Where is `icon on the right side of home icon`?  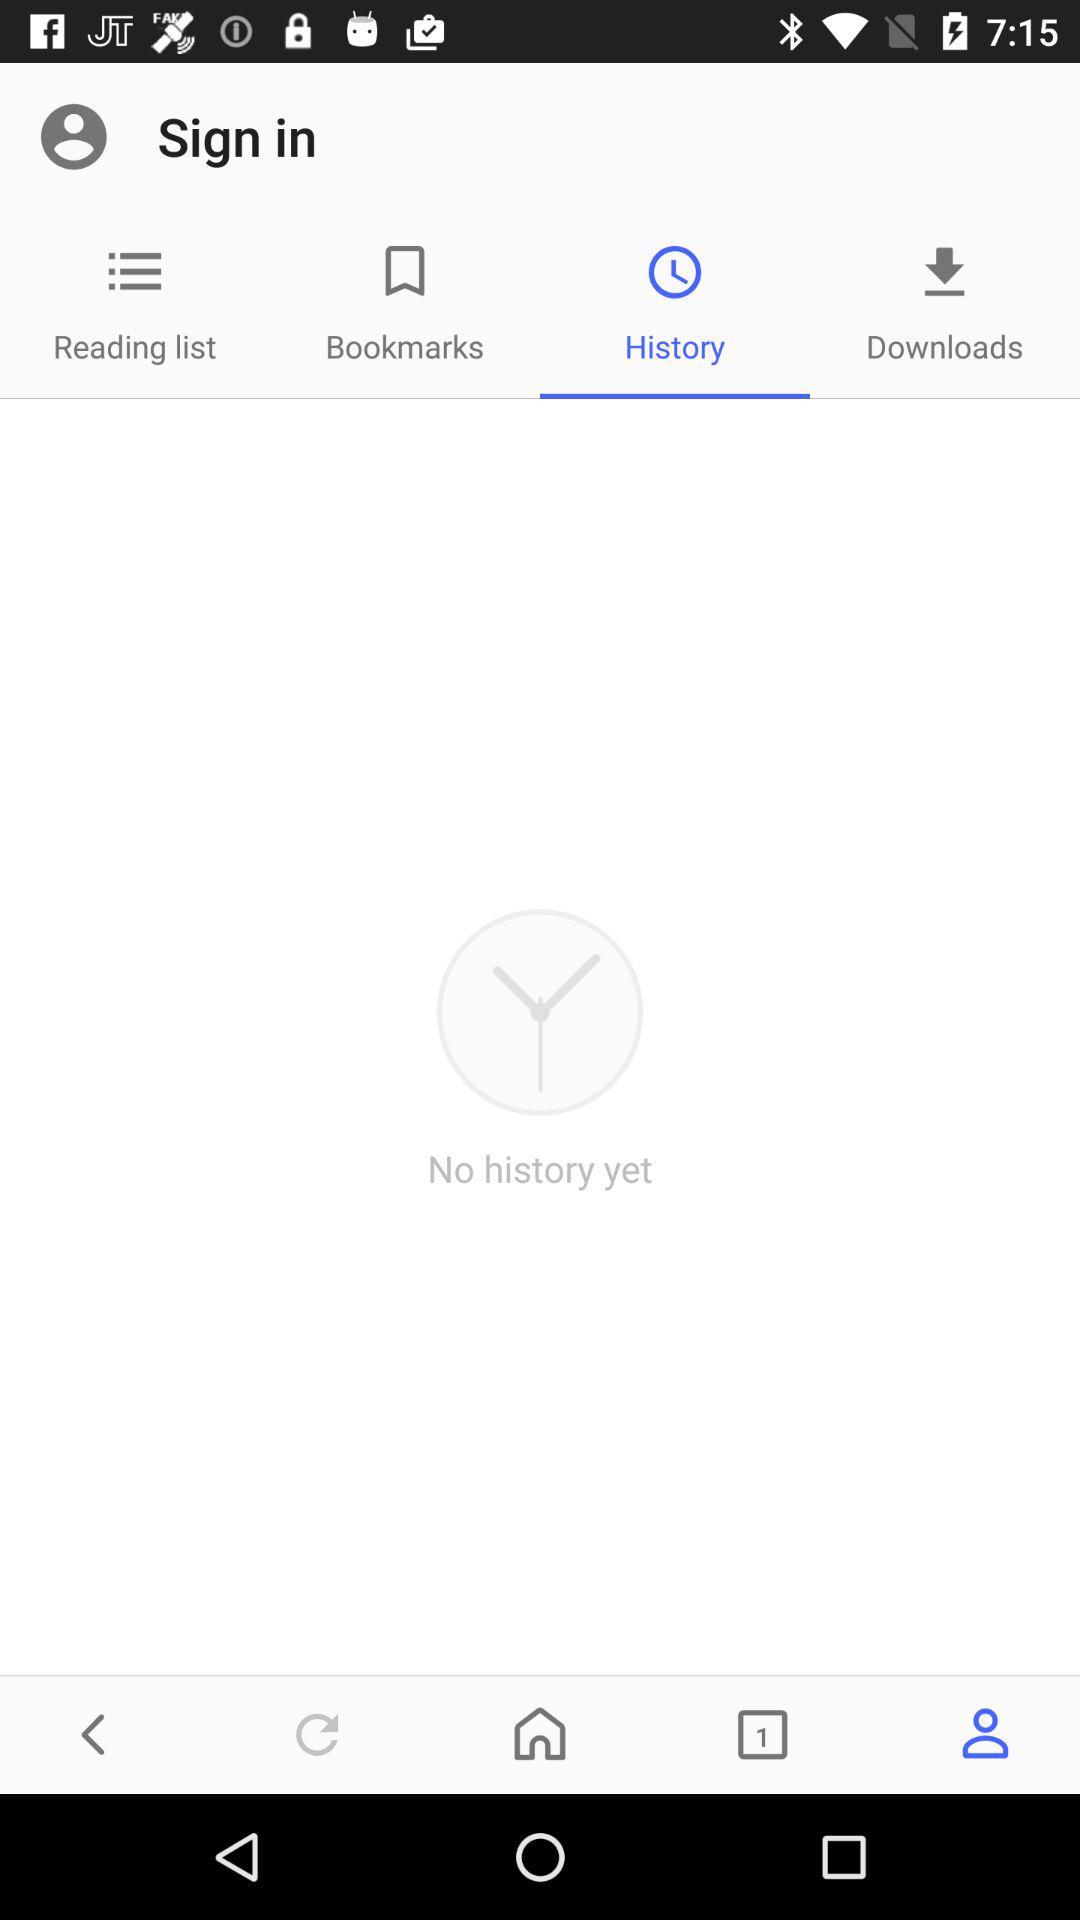 icon on the right side of home icon is located at coordinates (762, 1733).